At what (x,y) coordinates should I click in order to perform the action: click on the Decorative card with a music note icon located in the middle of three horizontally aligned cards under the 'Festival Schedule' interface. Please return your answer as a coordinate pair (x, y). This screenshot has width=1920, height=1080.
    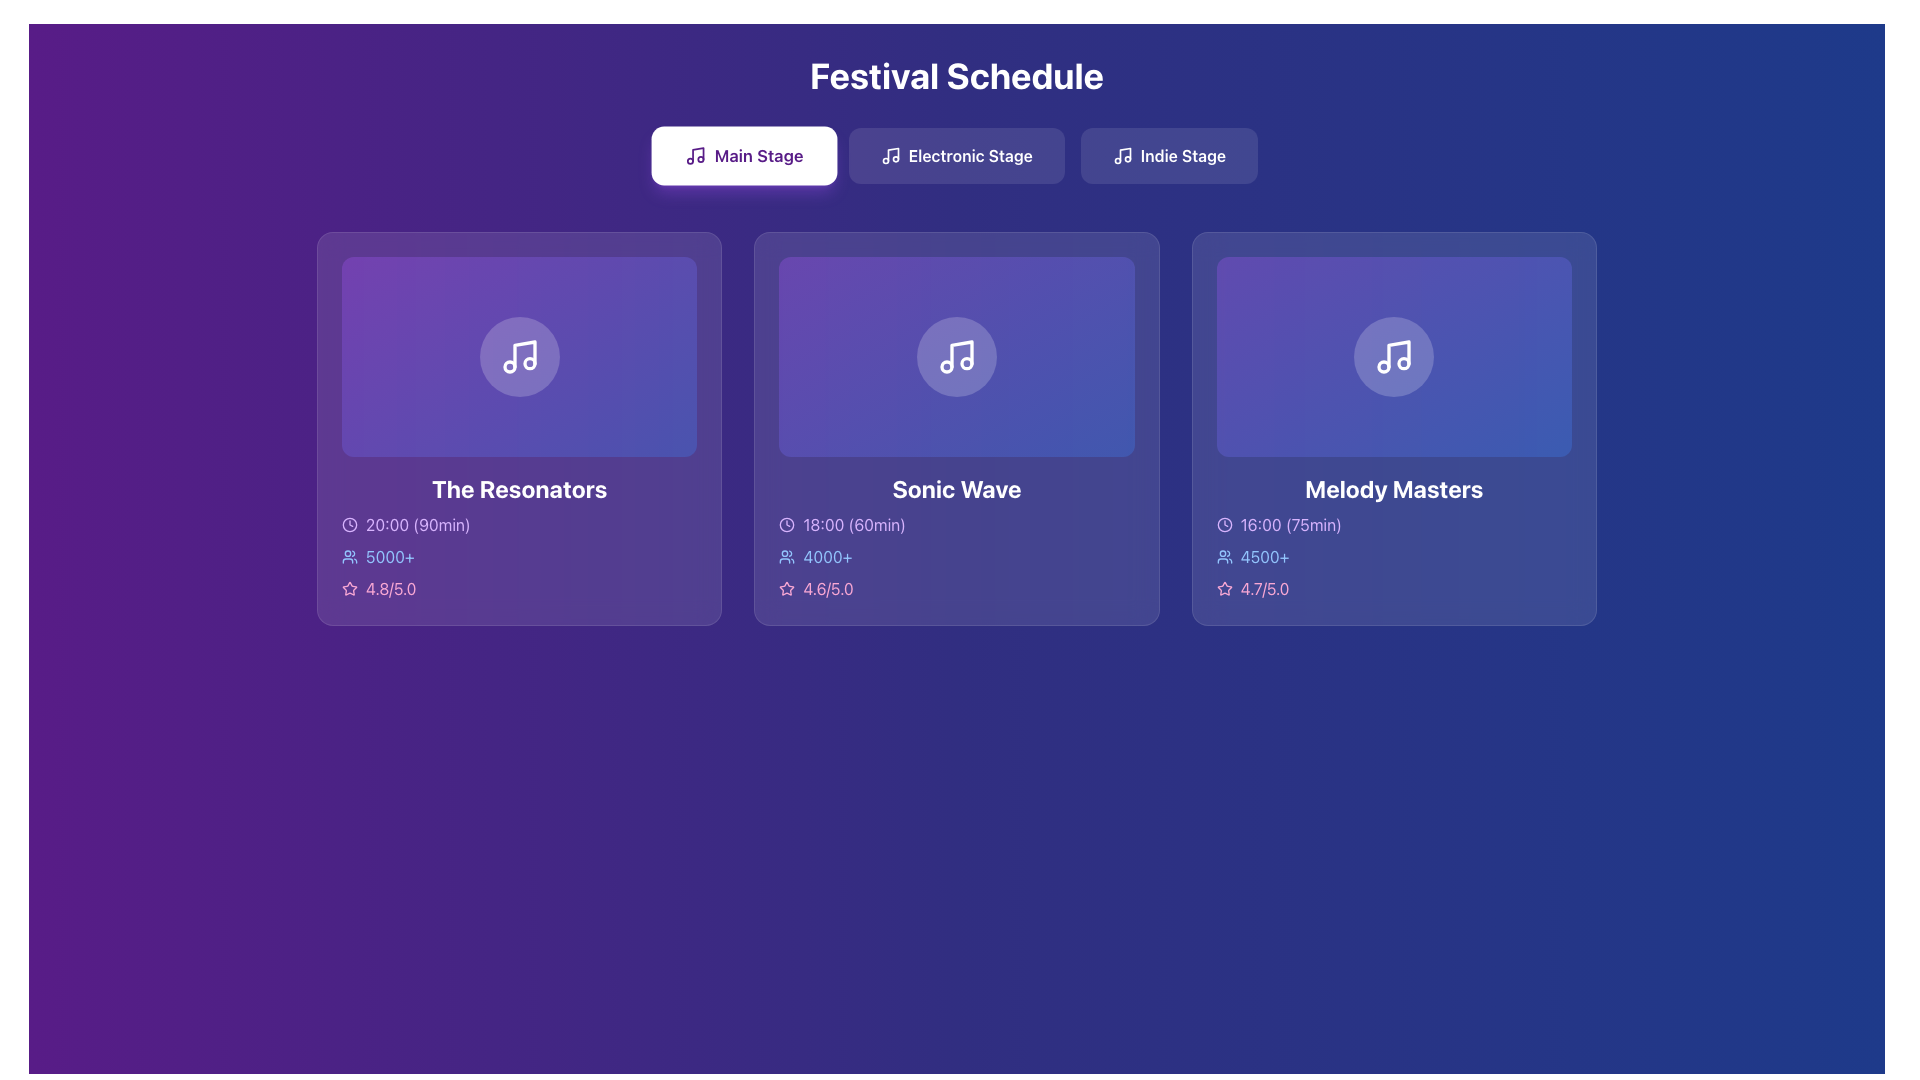
    Looking at the image, I should click on (955, 355).